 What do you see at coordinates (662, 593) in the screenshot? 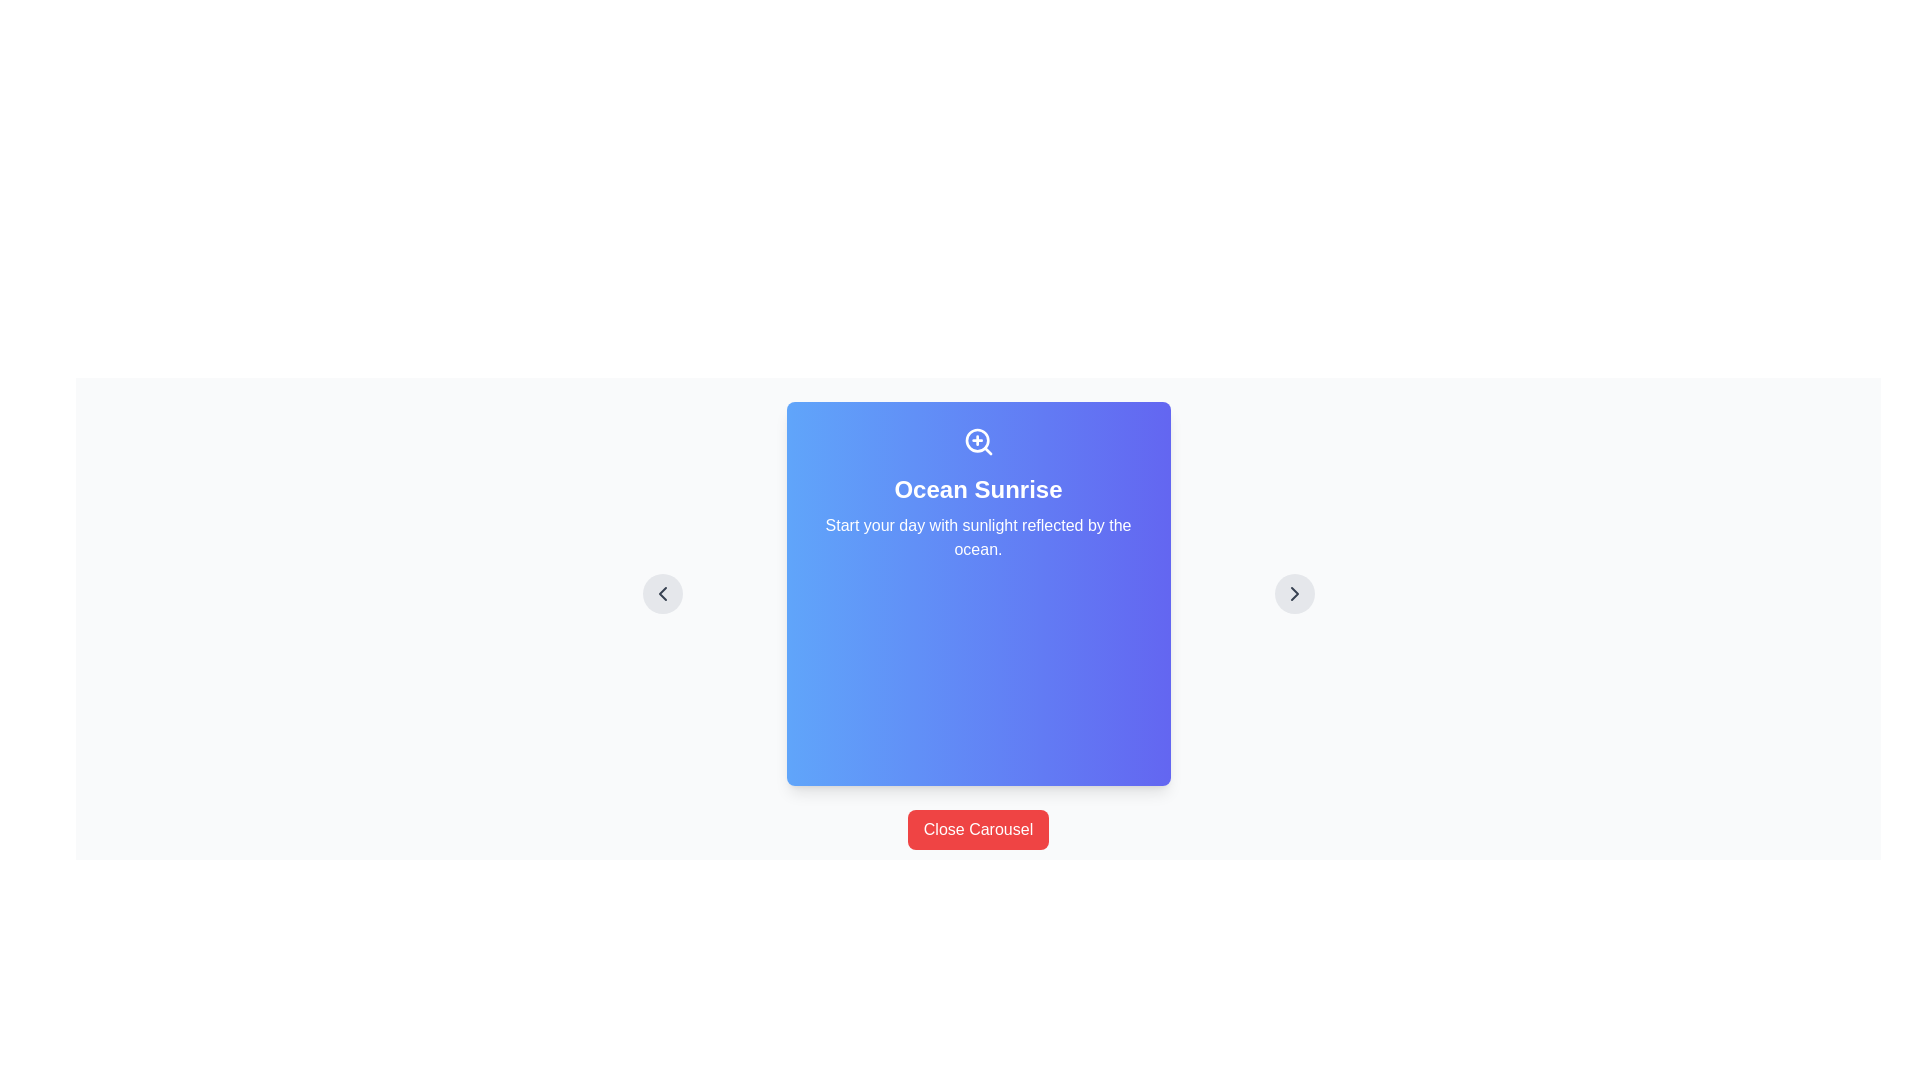
I see `the circular button with a light gray background and a left-pointing chevron icon located to the left of the 'Ocean Sunrise' content panel` at bounding box center [662, 593].